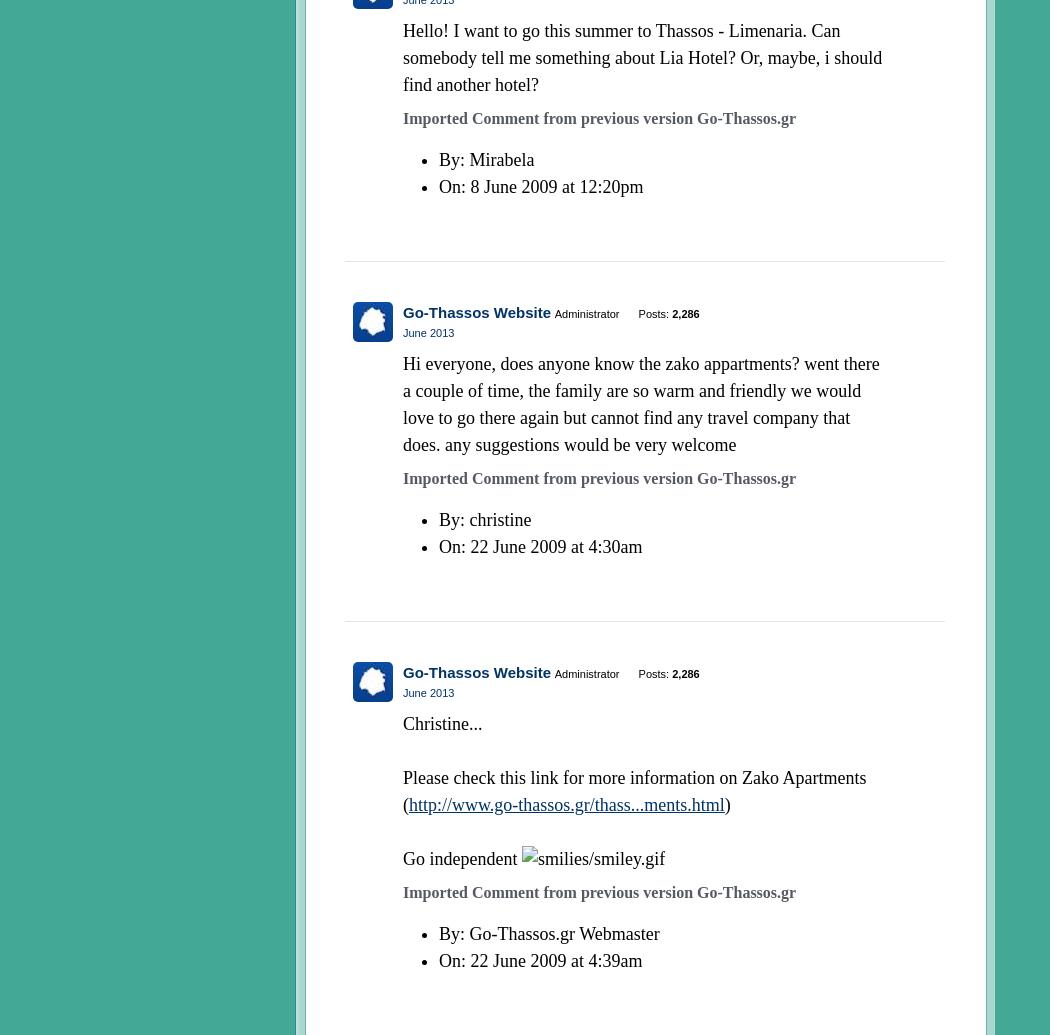  Describe the element at coordinates (495, 158) in the screenshot. I see `': Mirabela'` at that location.